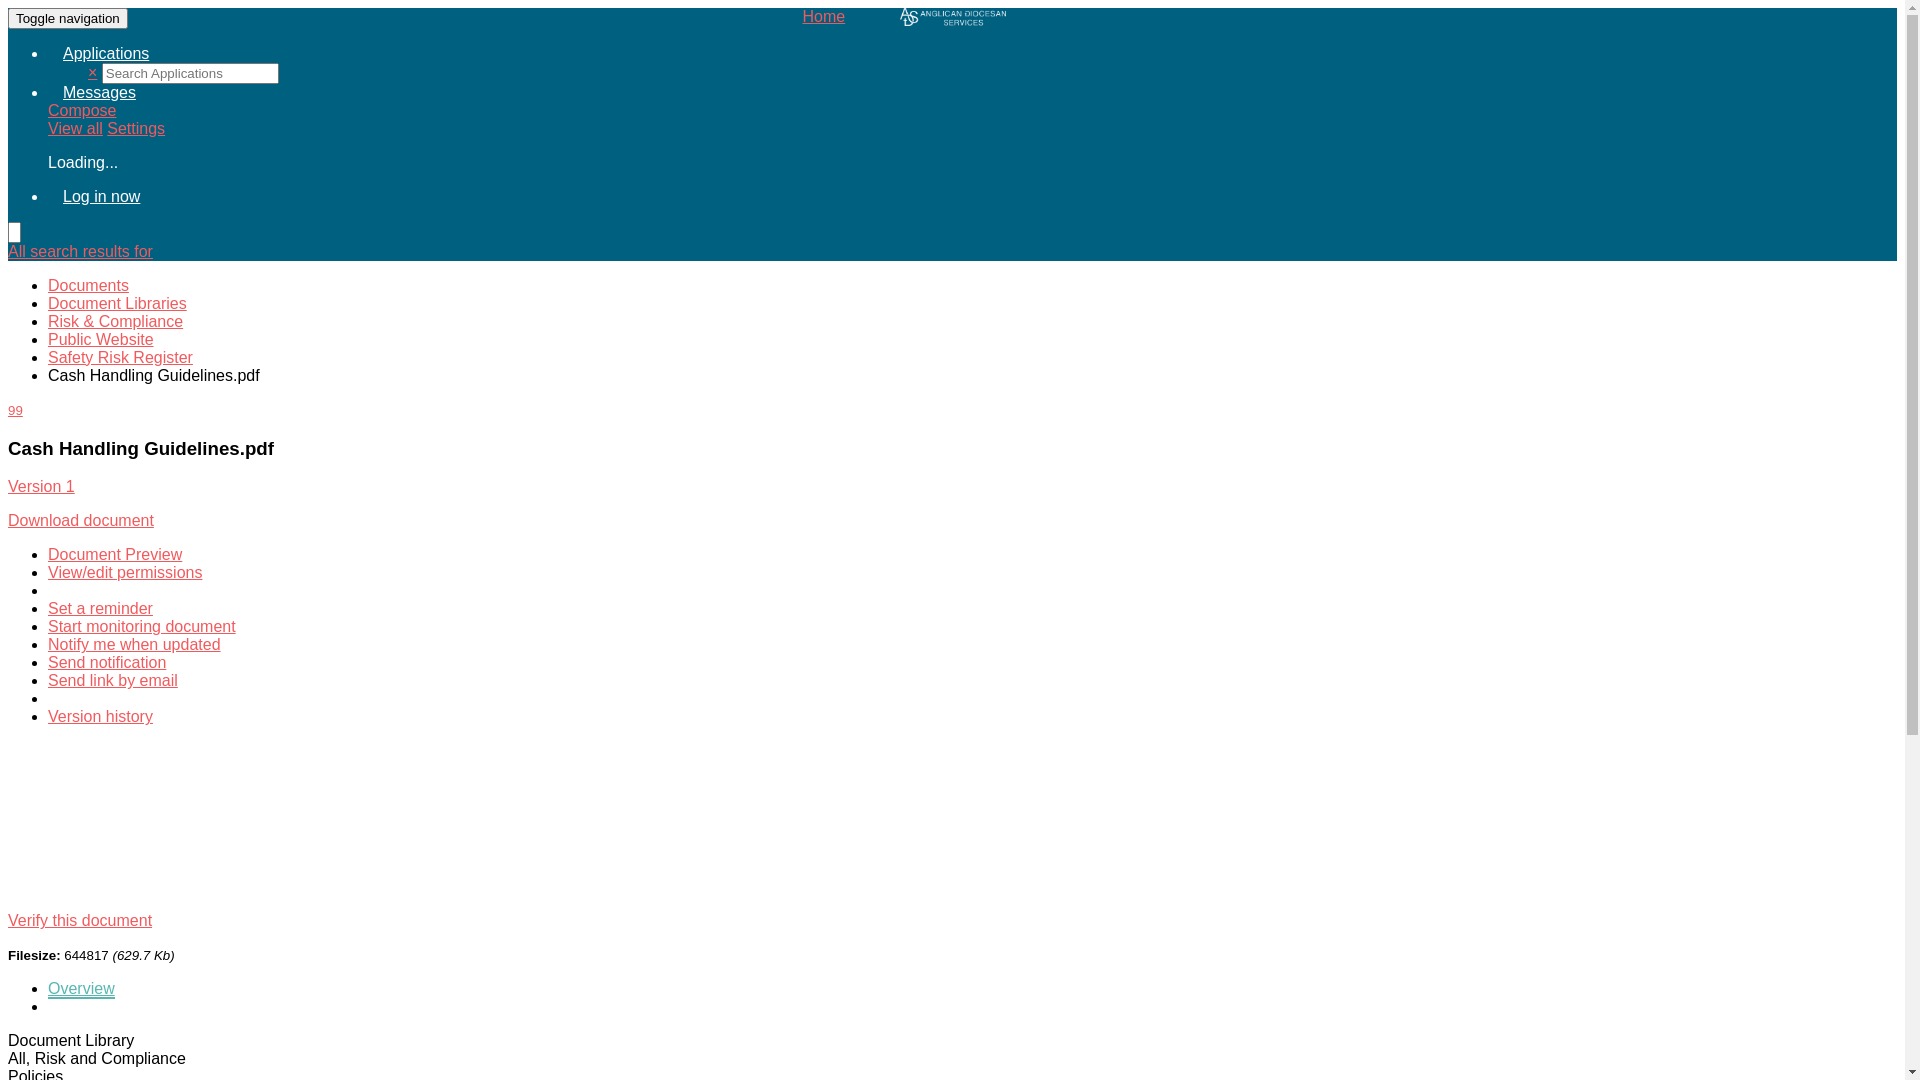 The image size is (1920, 1080). Describe the element at coordinates (15, 408) in the screenshot. I see `'99'` at that location.